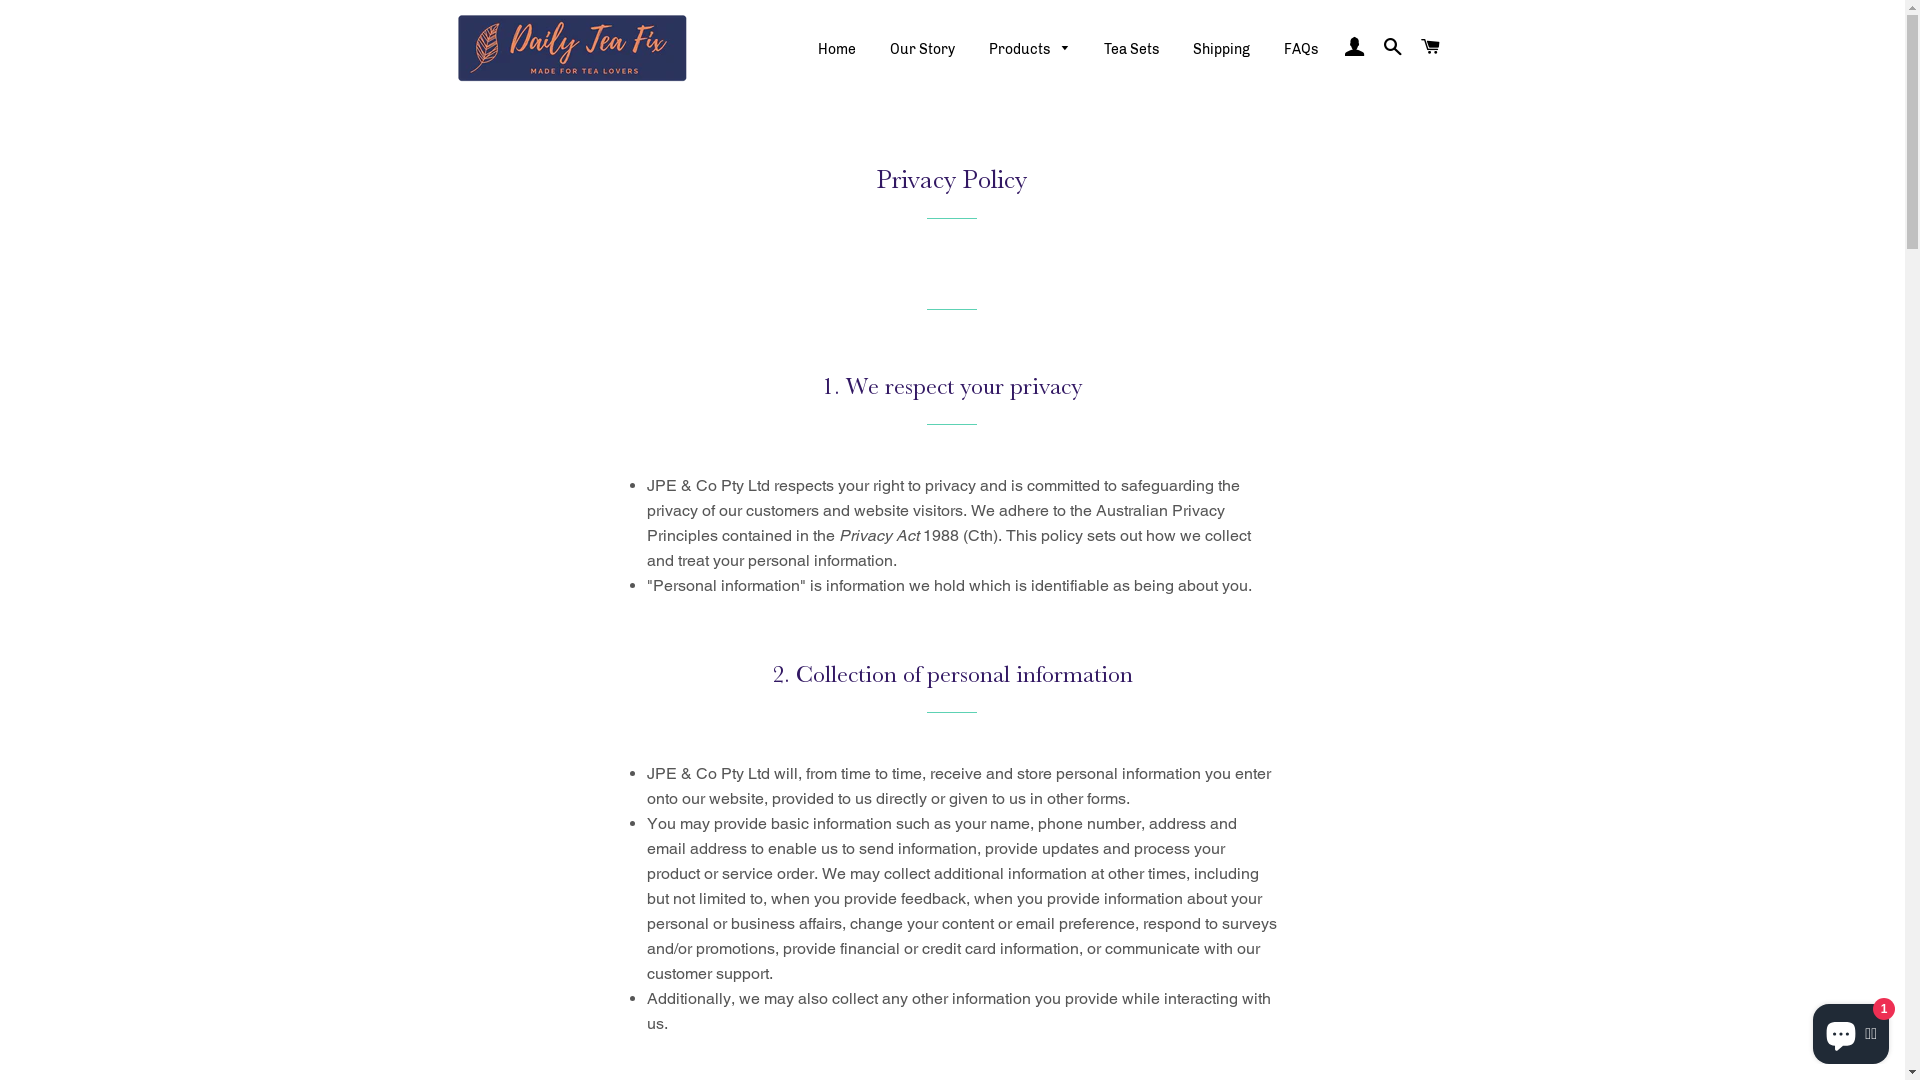  I want to click on 'Shipping', so click(1220, 49).